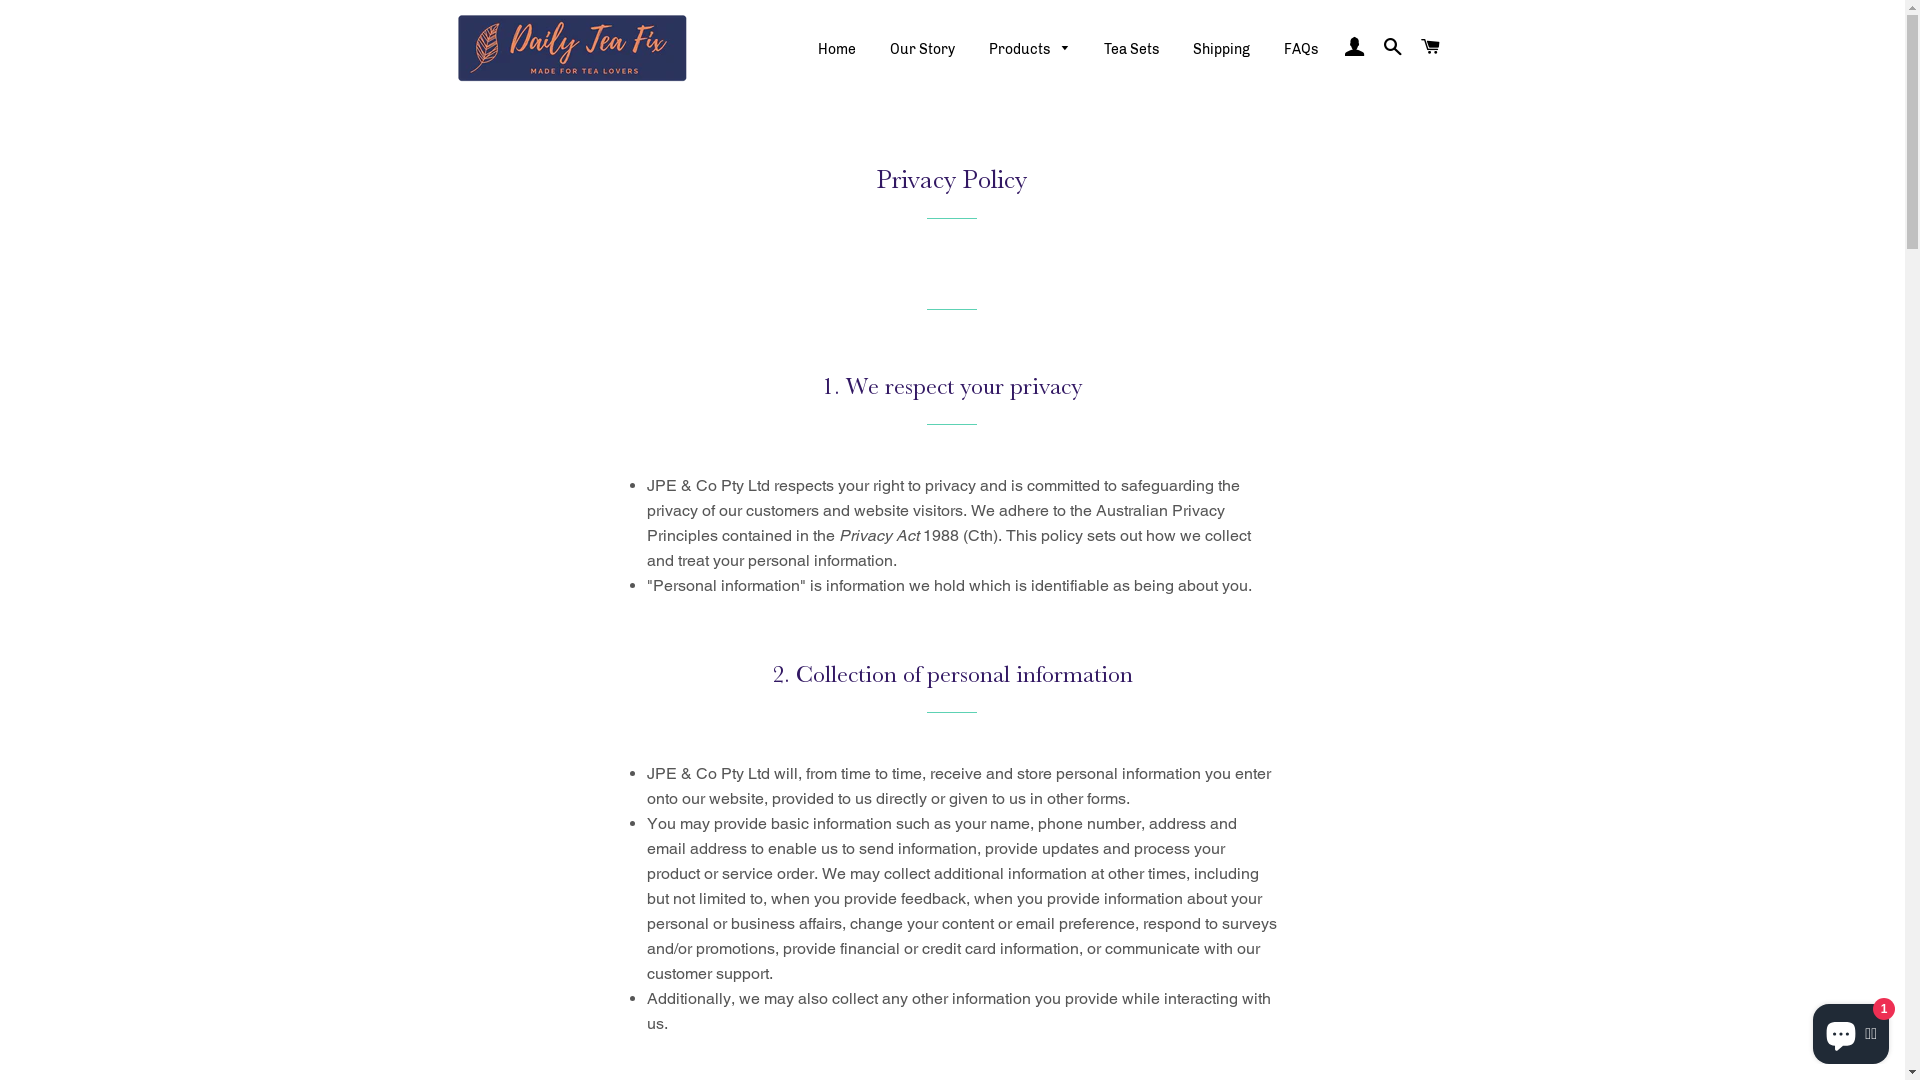  I want to click on 'Shipping', so click(1220, 49).